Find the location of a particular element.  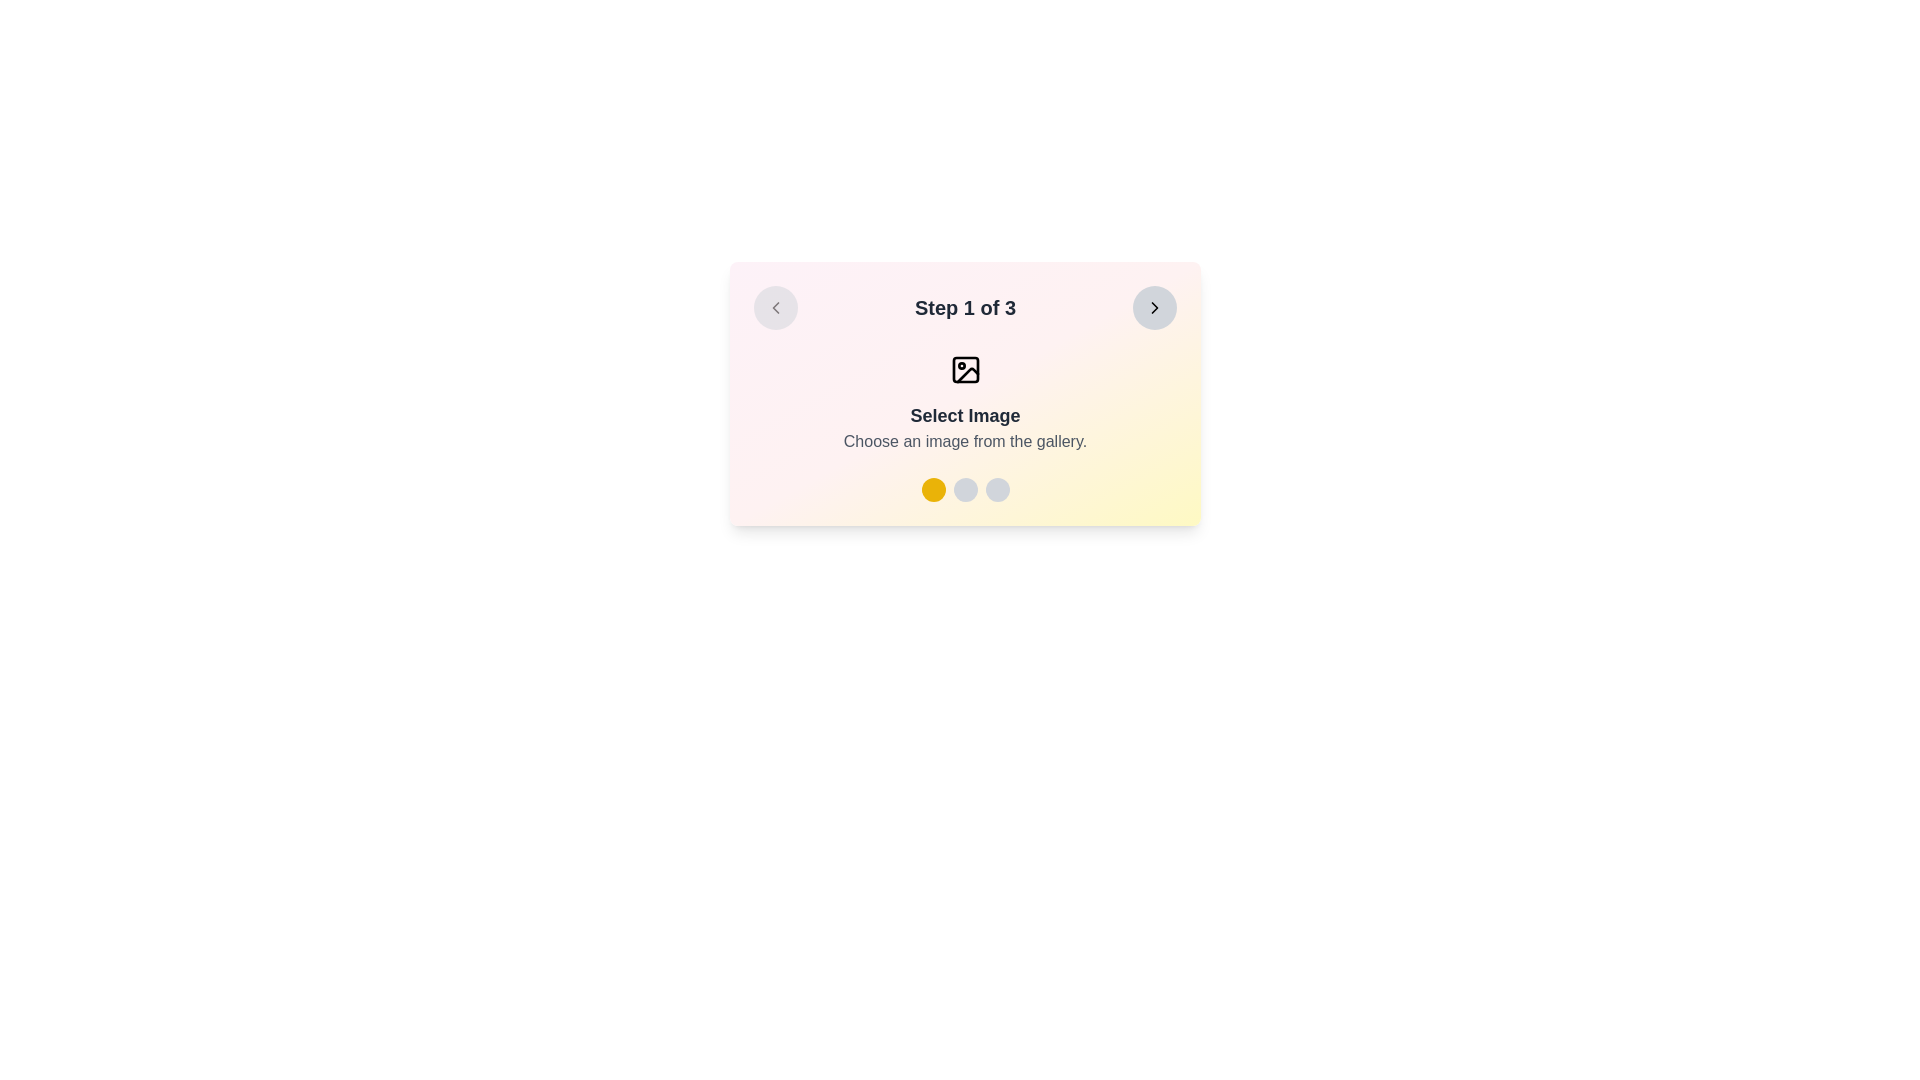

the circular button containing the right-pointing chevron icon located in the top-right corner of the interactive panel to advance is located at coordinates (1155, 308).